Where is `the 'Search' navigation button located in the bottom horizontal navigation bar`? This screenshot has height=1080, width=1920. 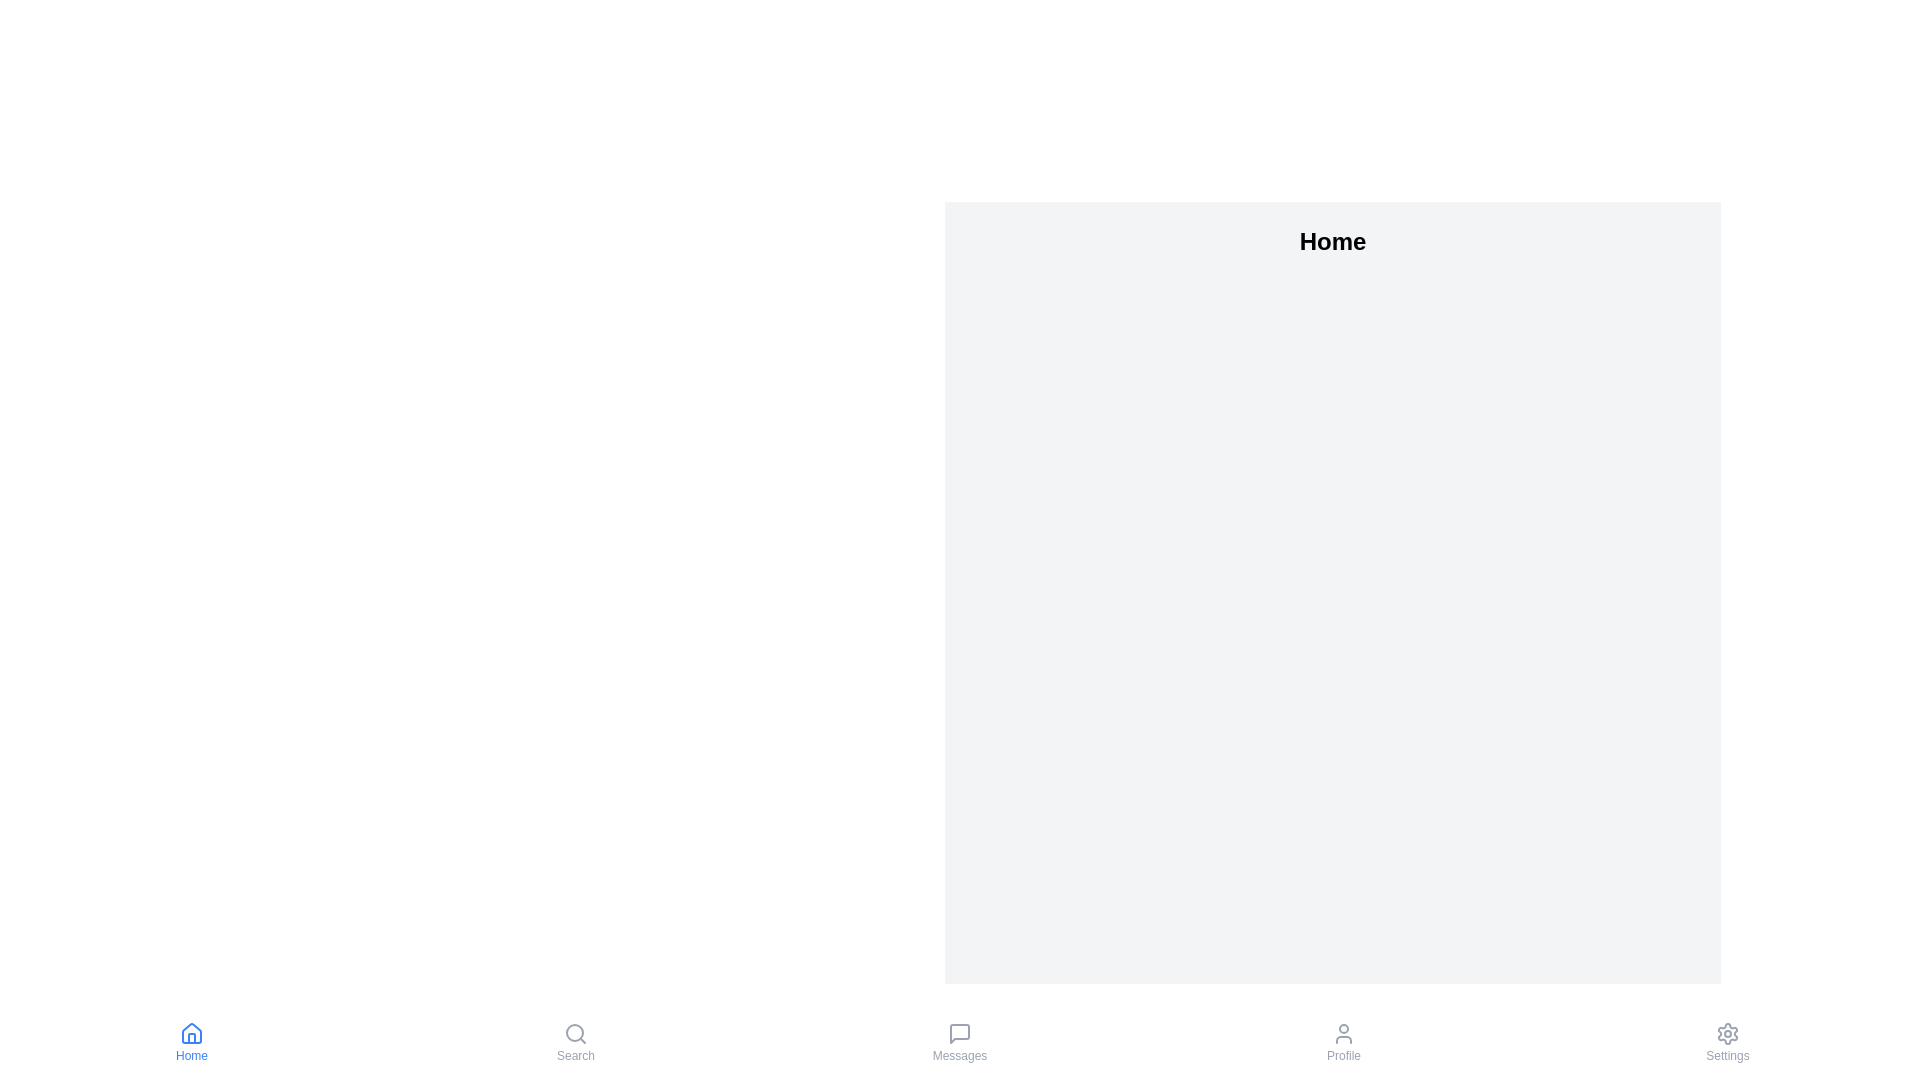
the 'Search' navigation button located in the bottom horizontal navigation bar is located at coordinates (575, 1041).